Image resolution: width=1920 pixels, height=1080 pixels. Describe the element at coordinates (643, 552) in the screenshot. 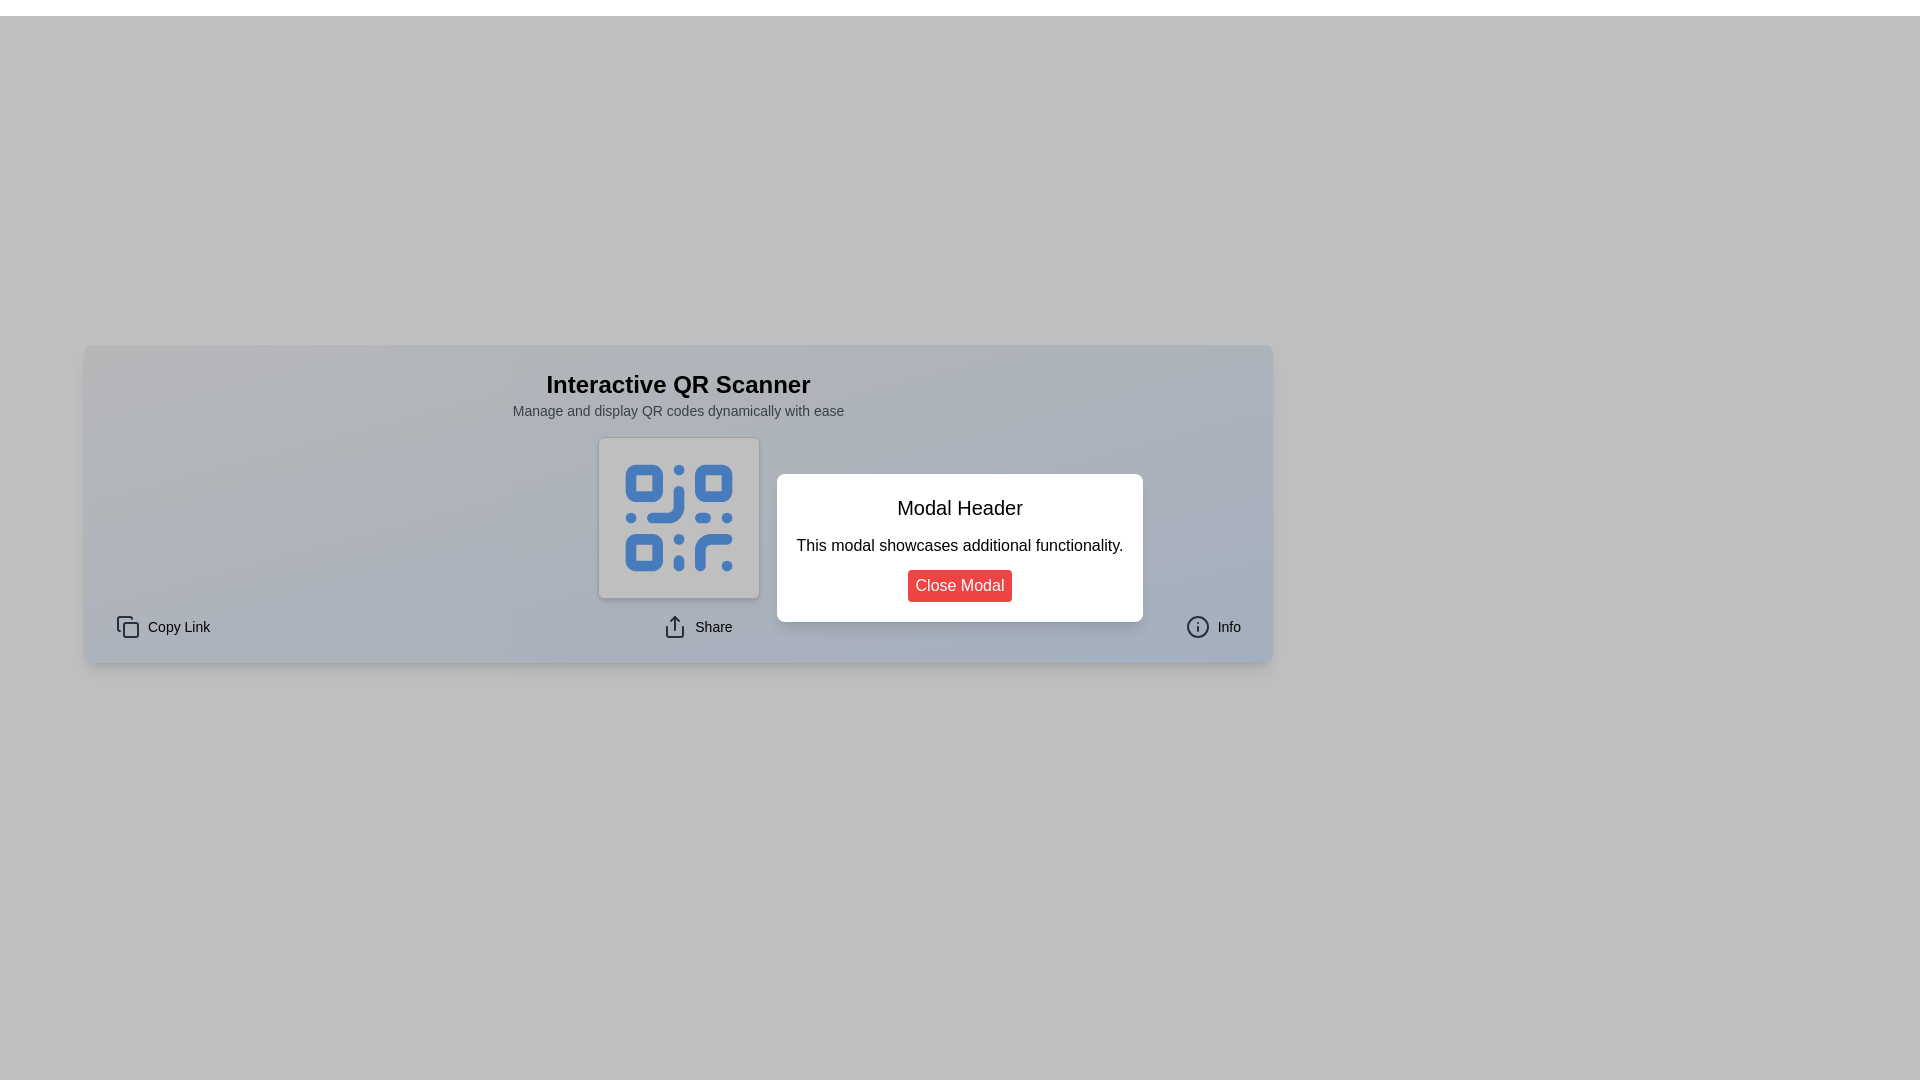

I see `the third Decorative Square within the QR code-like icon in the modal content area` at that location.